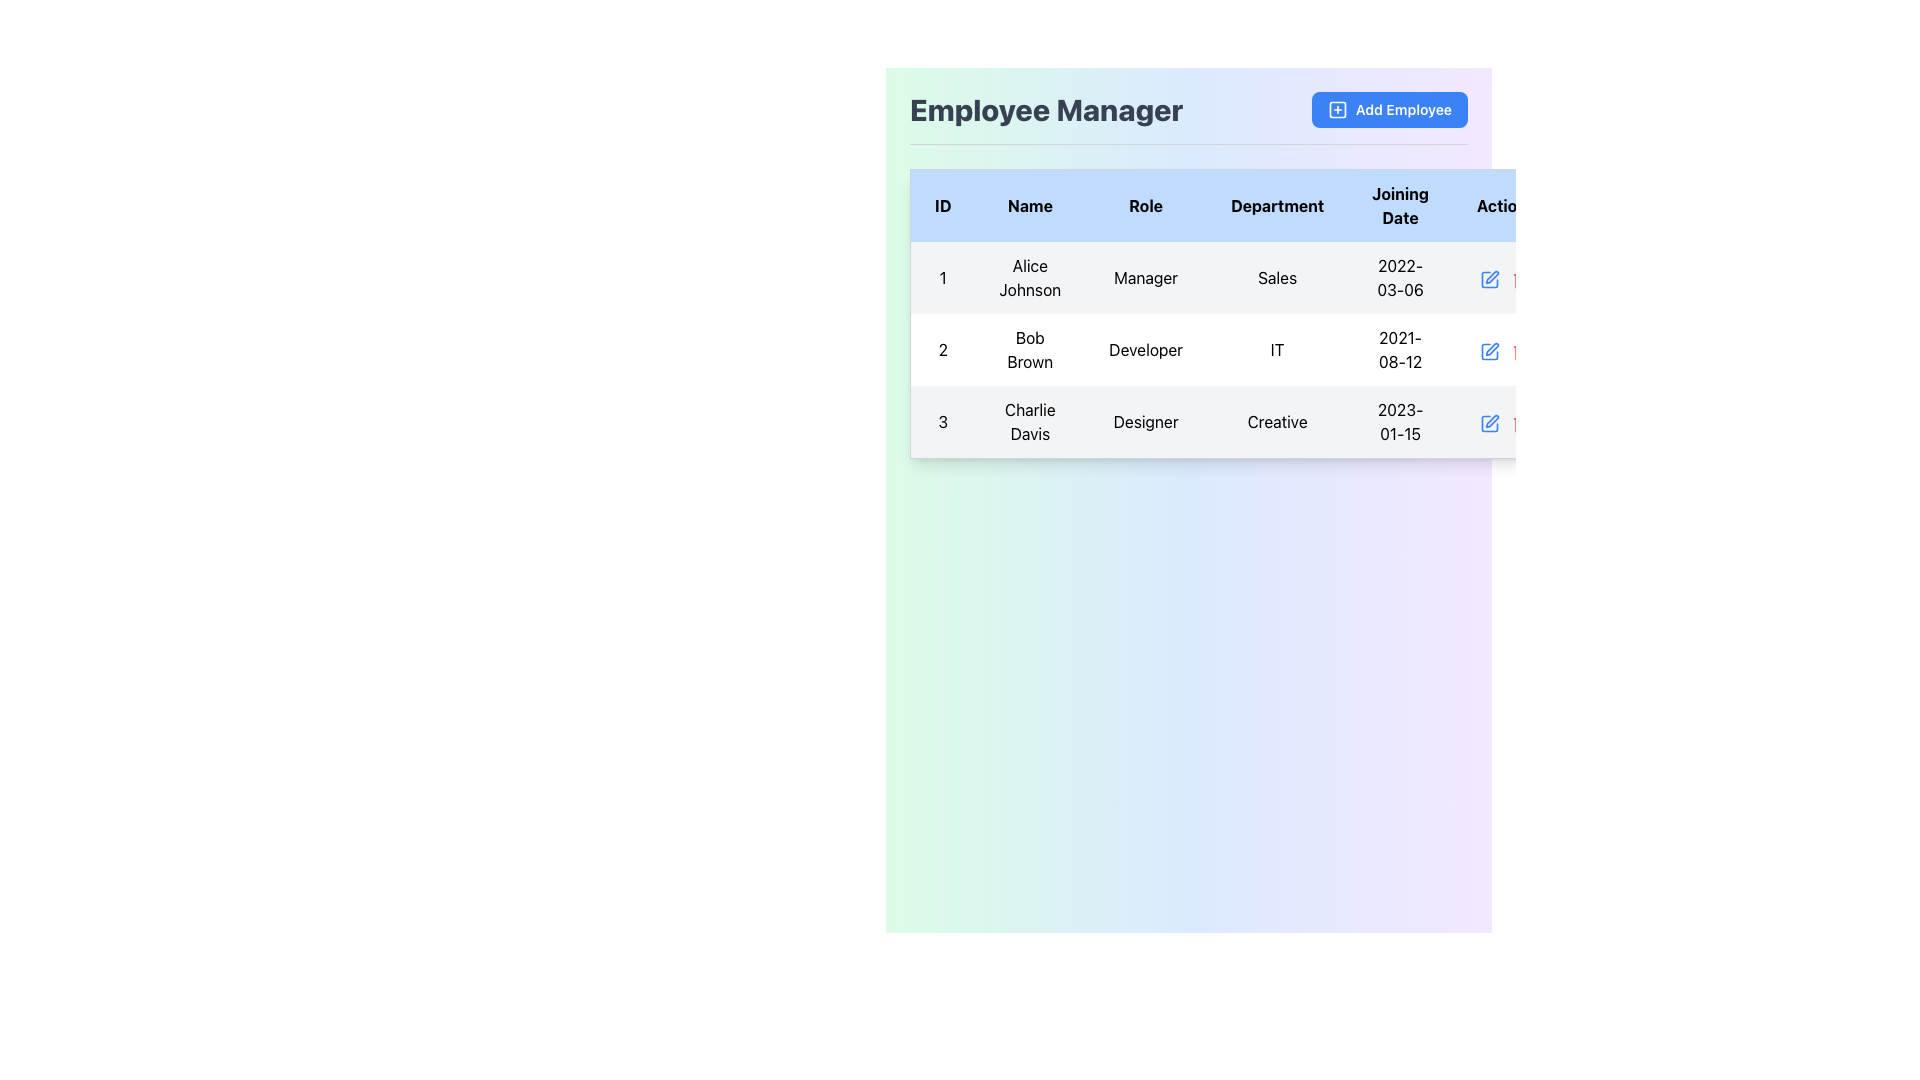  Describe the element at coordinates (1489, 350) in the screenshot. I see `the 'edit' icon button in the second row of the 'Employee Manager' table to initiate editing details for 'Bob Brown'` at that location.